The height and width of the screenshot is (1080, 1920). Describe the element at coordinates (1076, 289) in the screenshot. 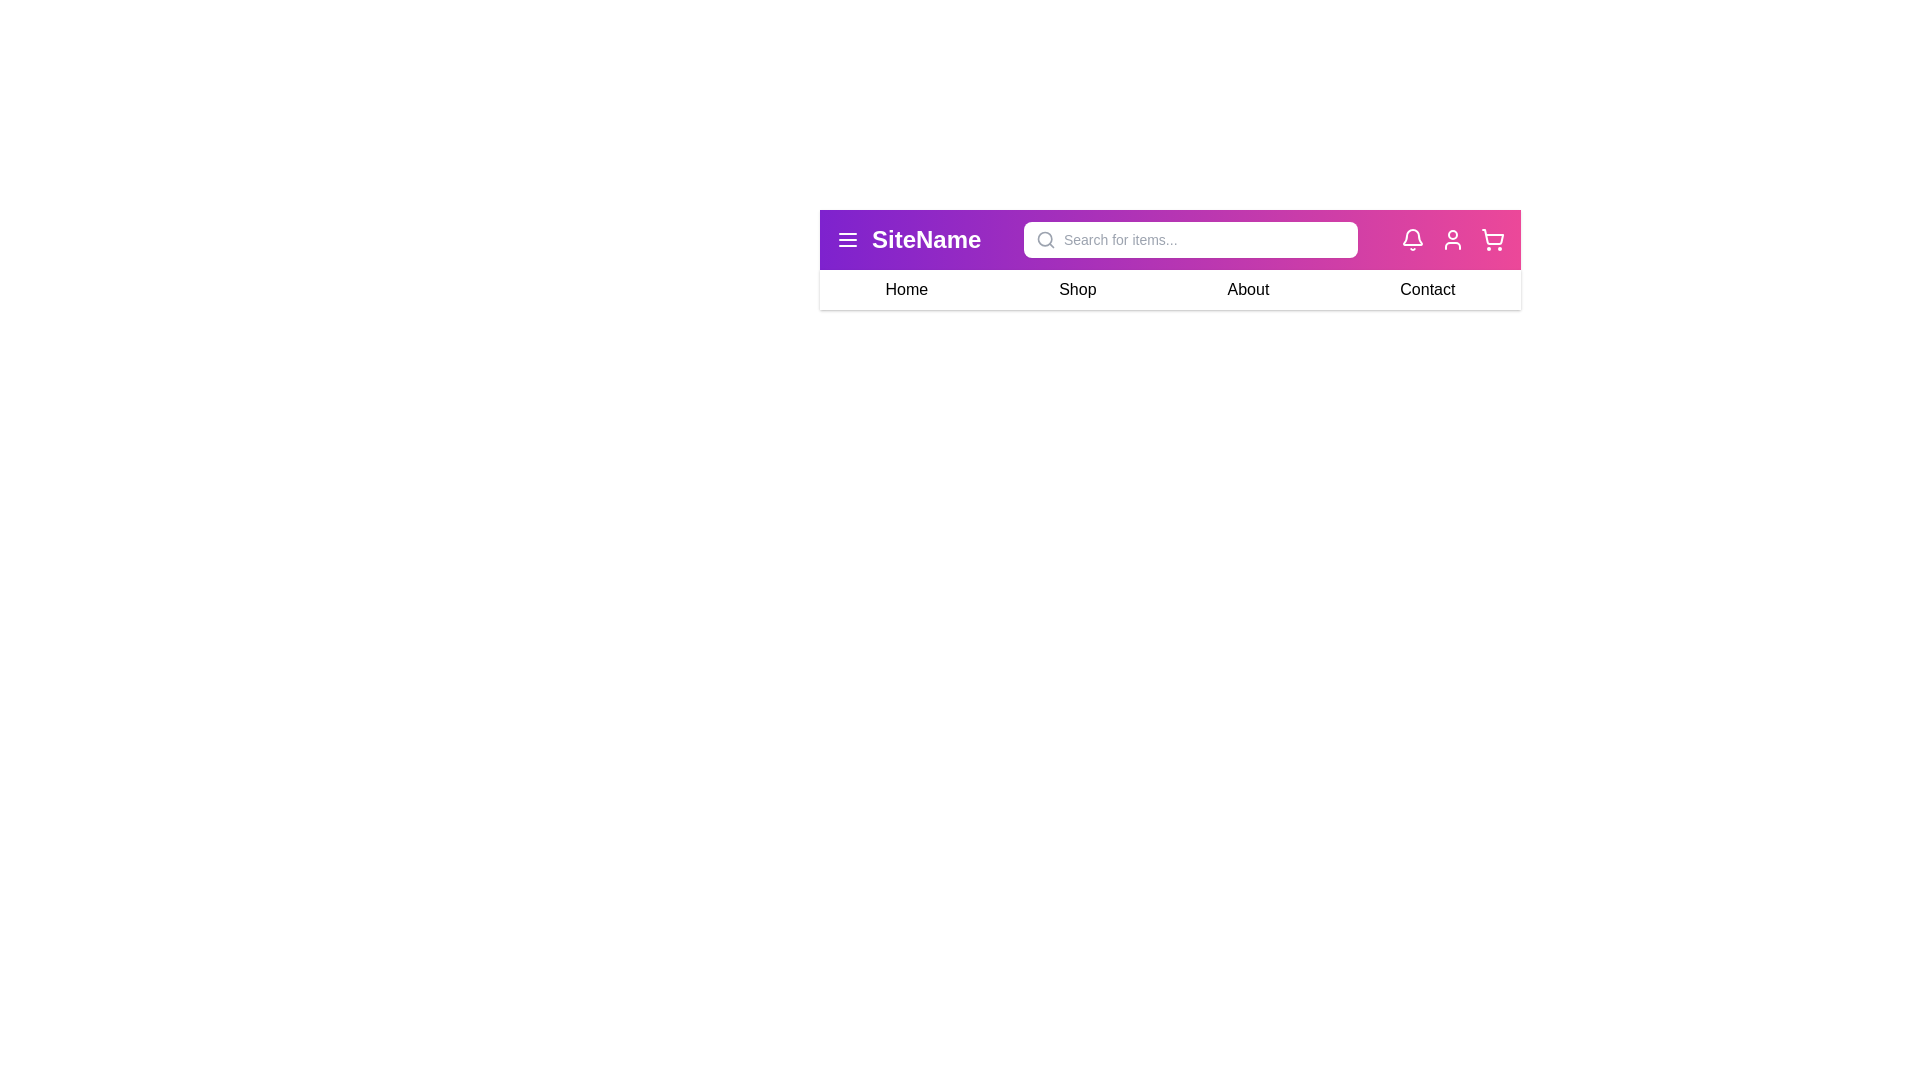

I see `the navigation menu item labeled Shop` at that location.